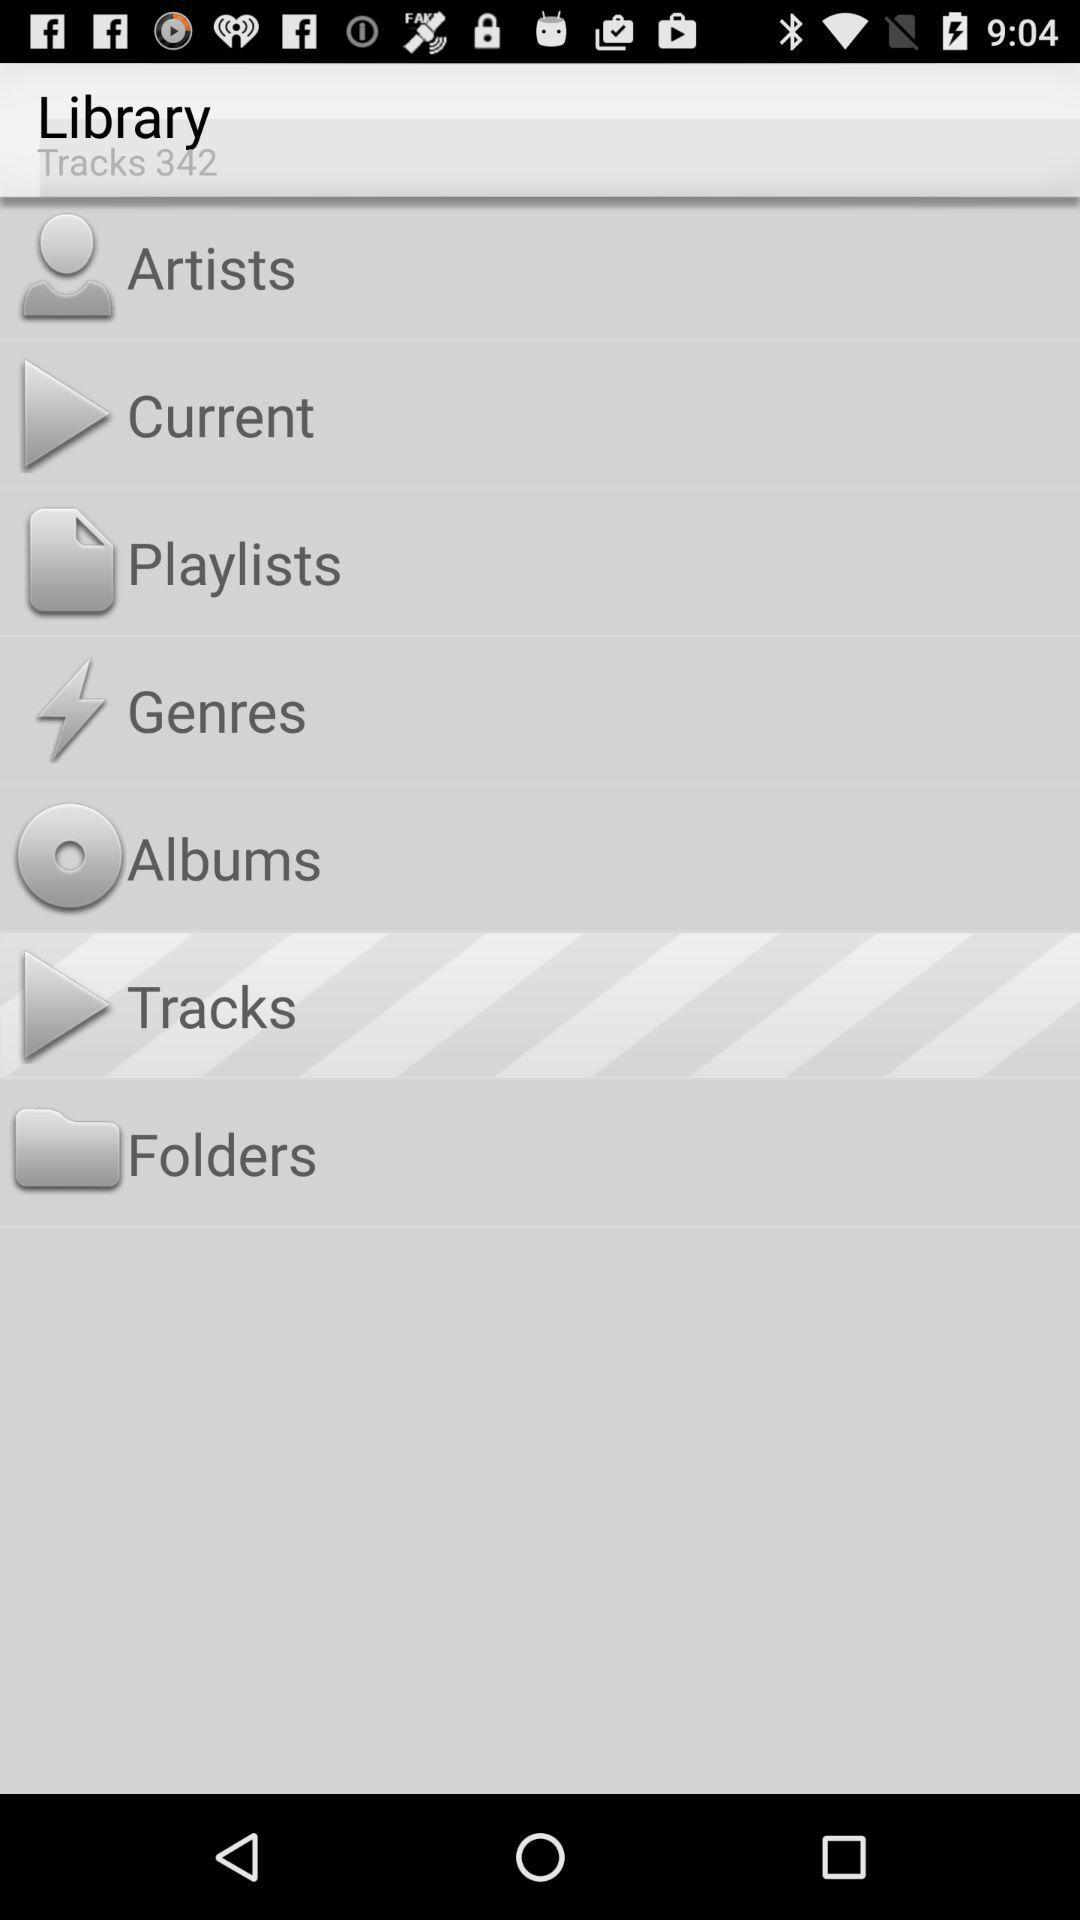 This screenshot has height=1920, width=1080. What do you see at coordinates (598, 265) in the screenshot?
I see `artists app` at bounding box center [598, 265].